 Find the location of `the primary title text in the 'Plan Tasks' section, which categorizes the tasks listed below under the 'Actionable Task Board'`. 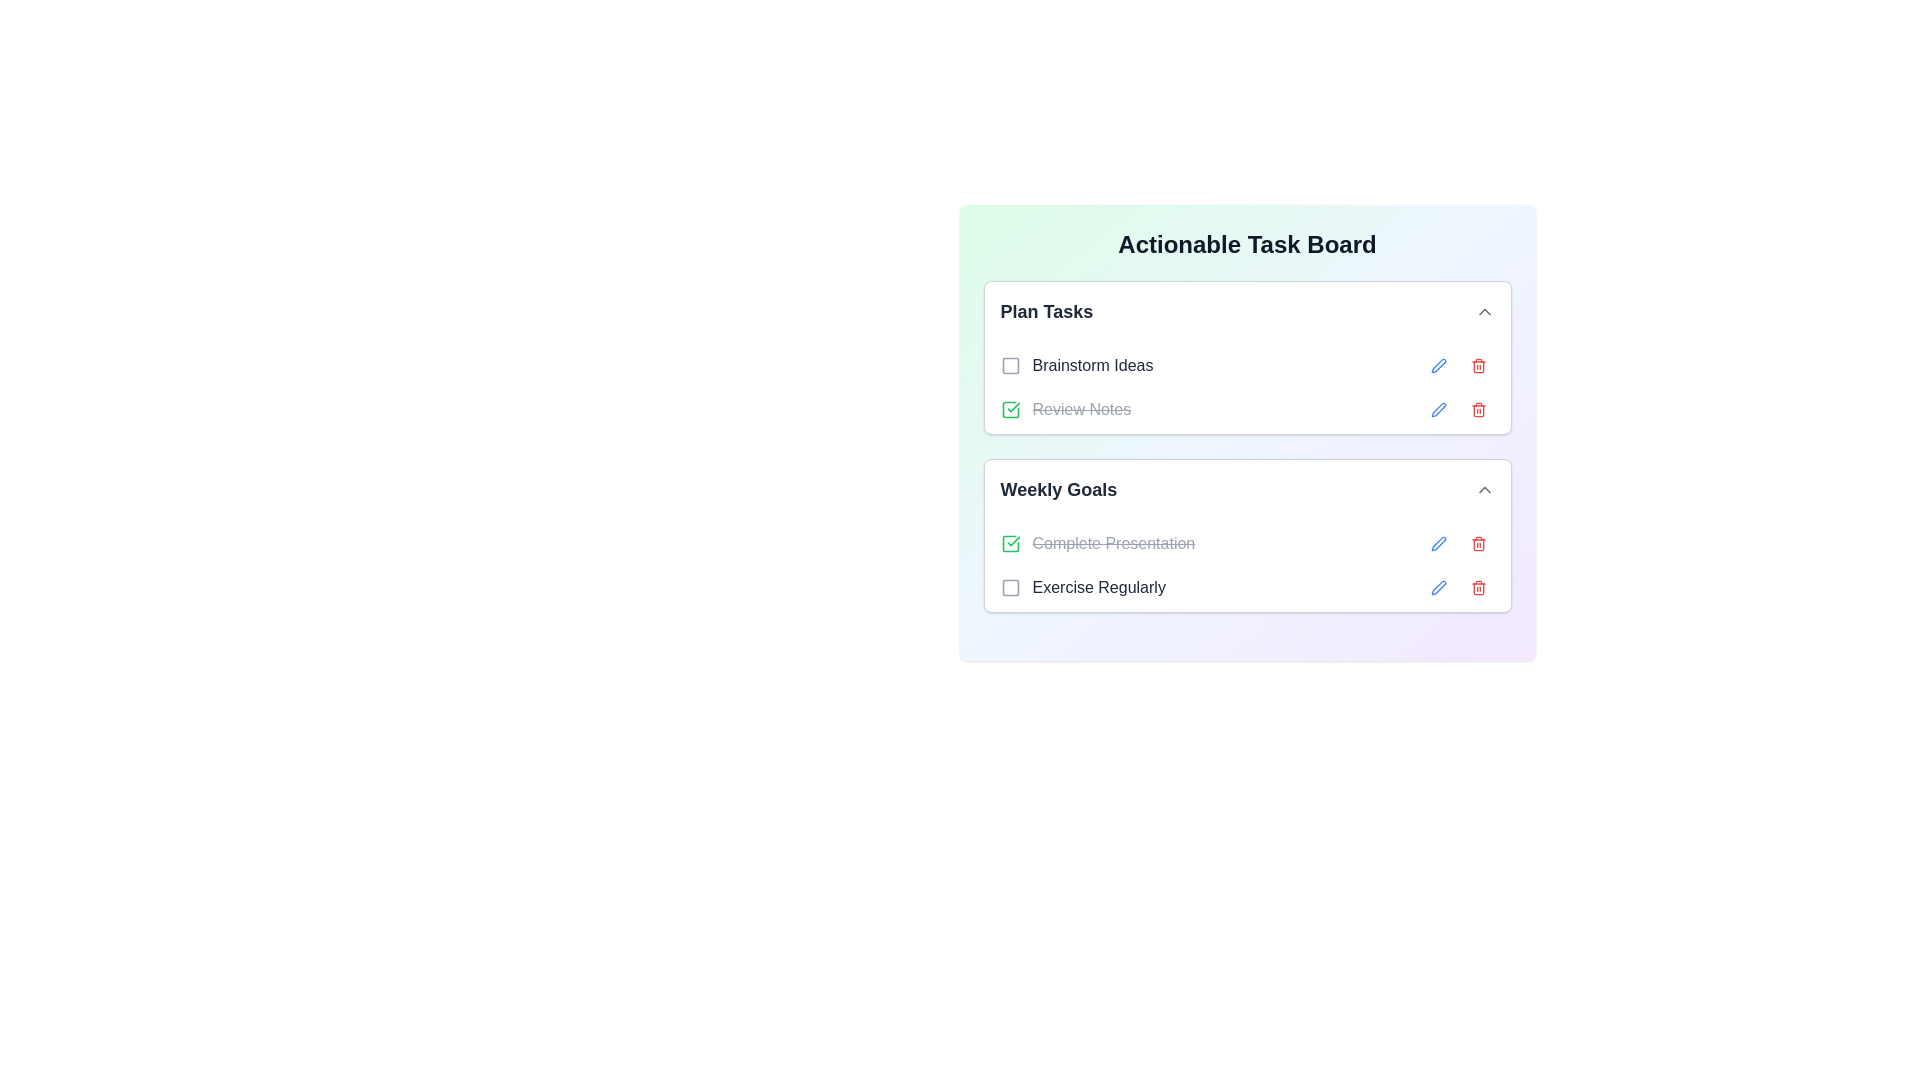

the primary title text in the 'Plan Tasks' section, which categorizes the tasks listed below under the 'Actionable Task Board' is located at coordinates (1045, 312).